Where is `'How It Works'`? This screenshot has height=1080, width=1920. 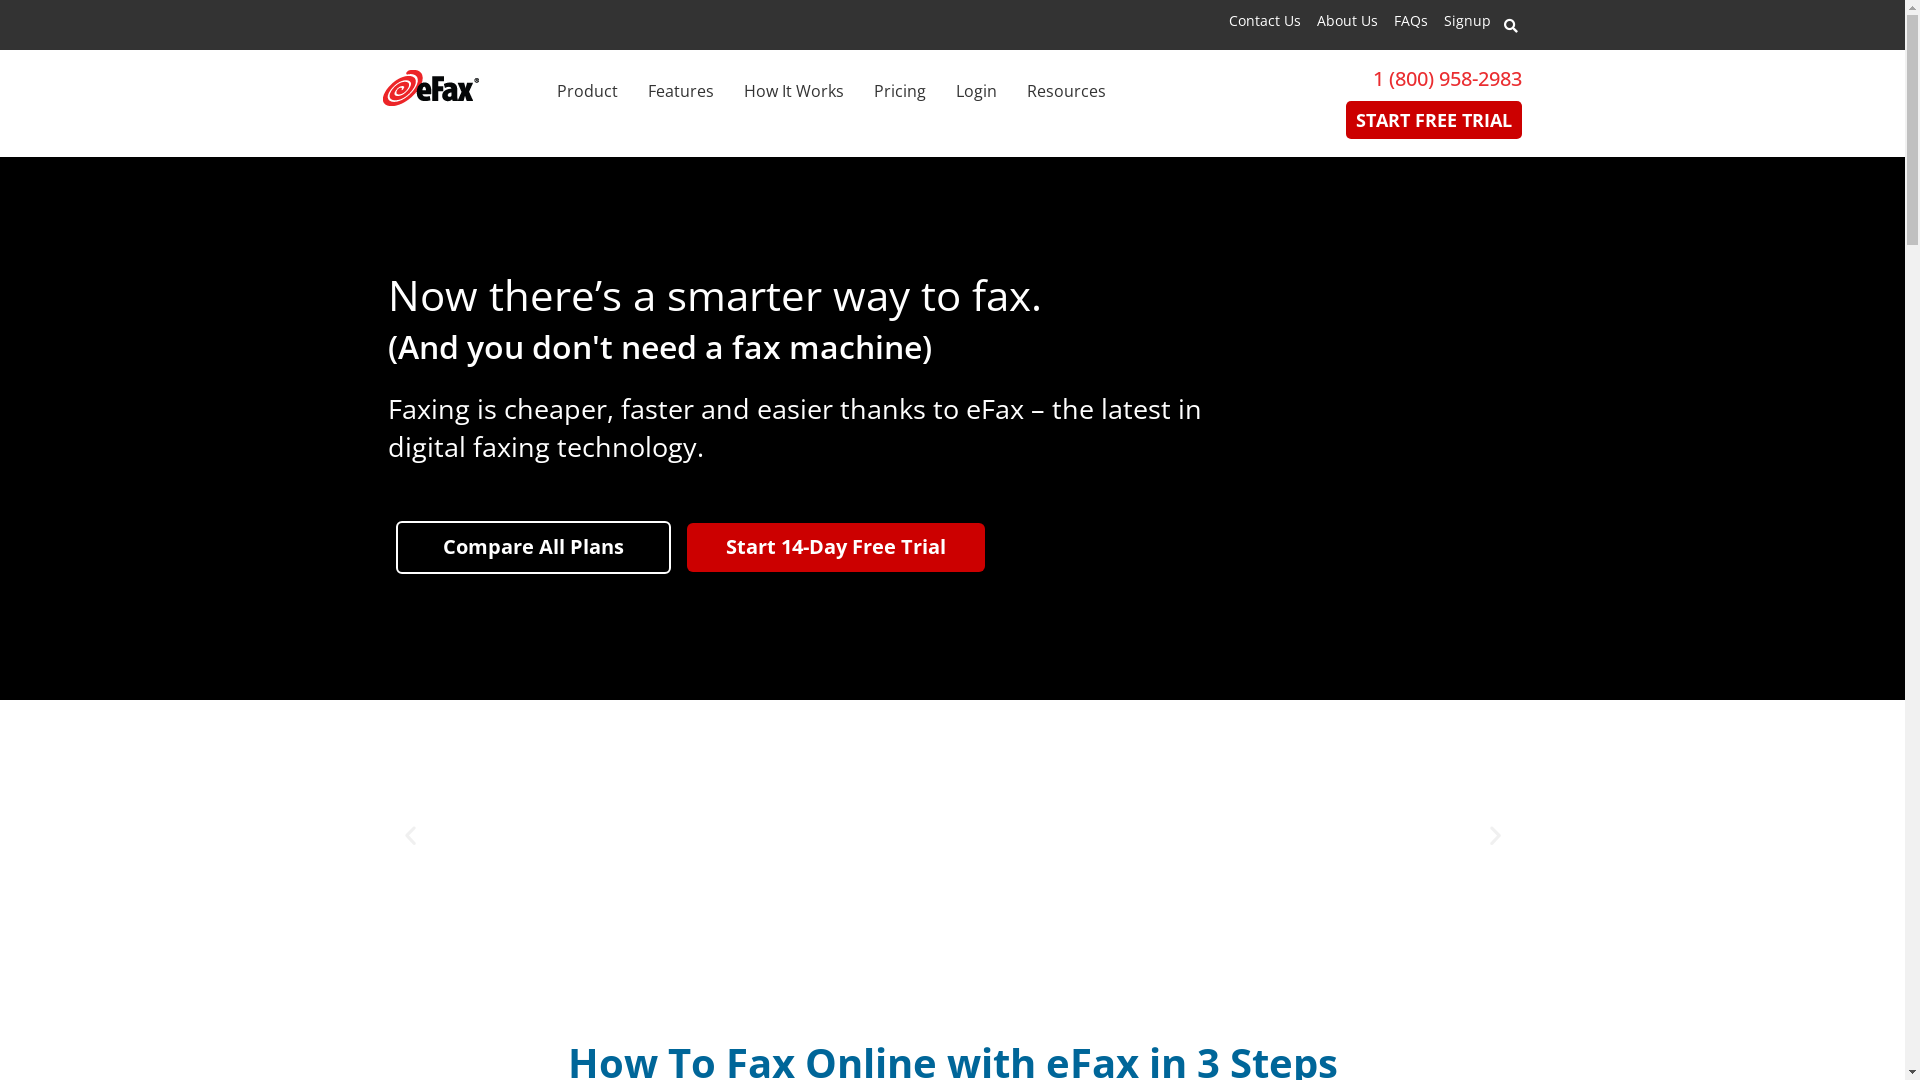
'How It Works' is located at coordinates (792, 92).